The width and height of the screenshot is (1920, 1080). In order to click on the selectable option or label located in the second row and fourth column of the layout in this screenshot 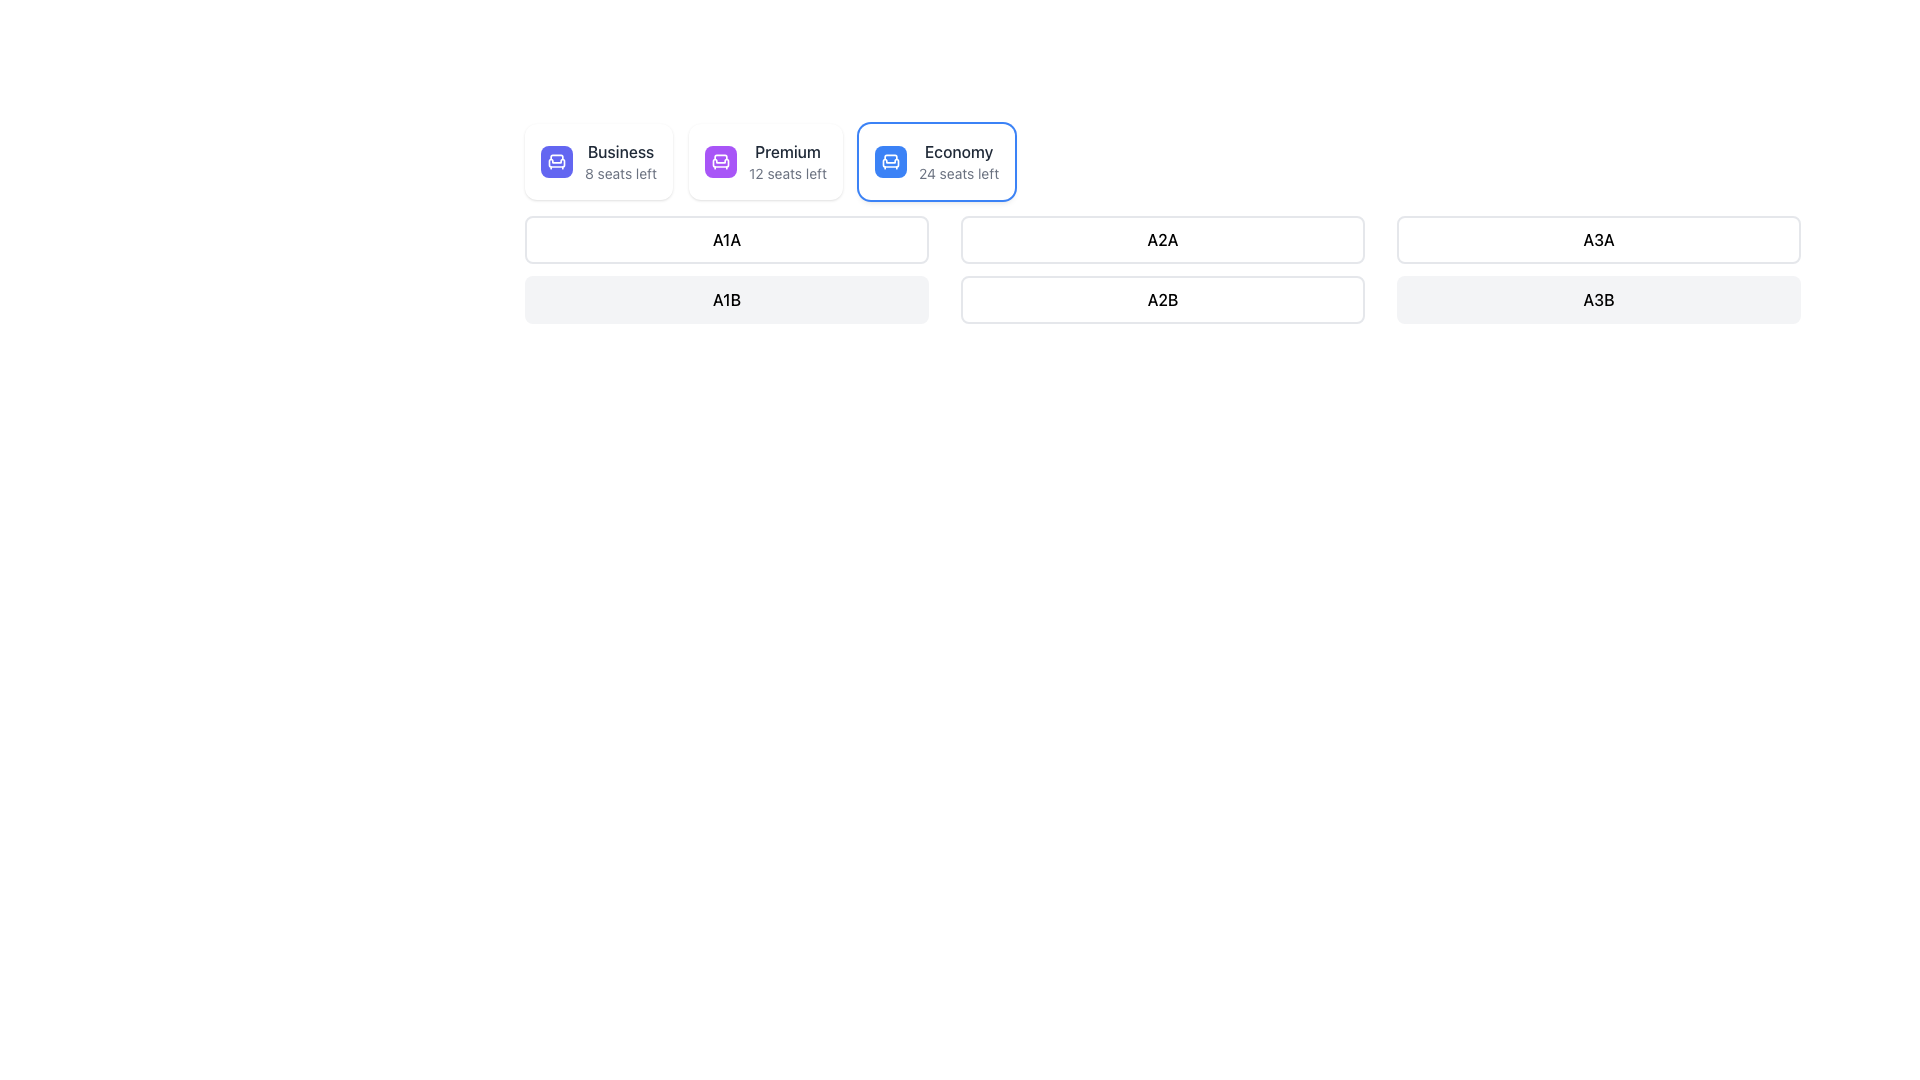, I will do `click(1162, 300)`.